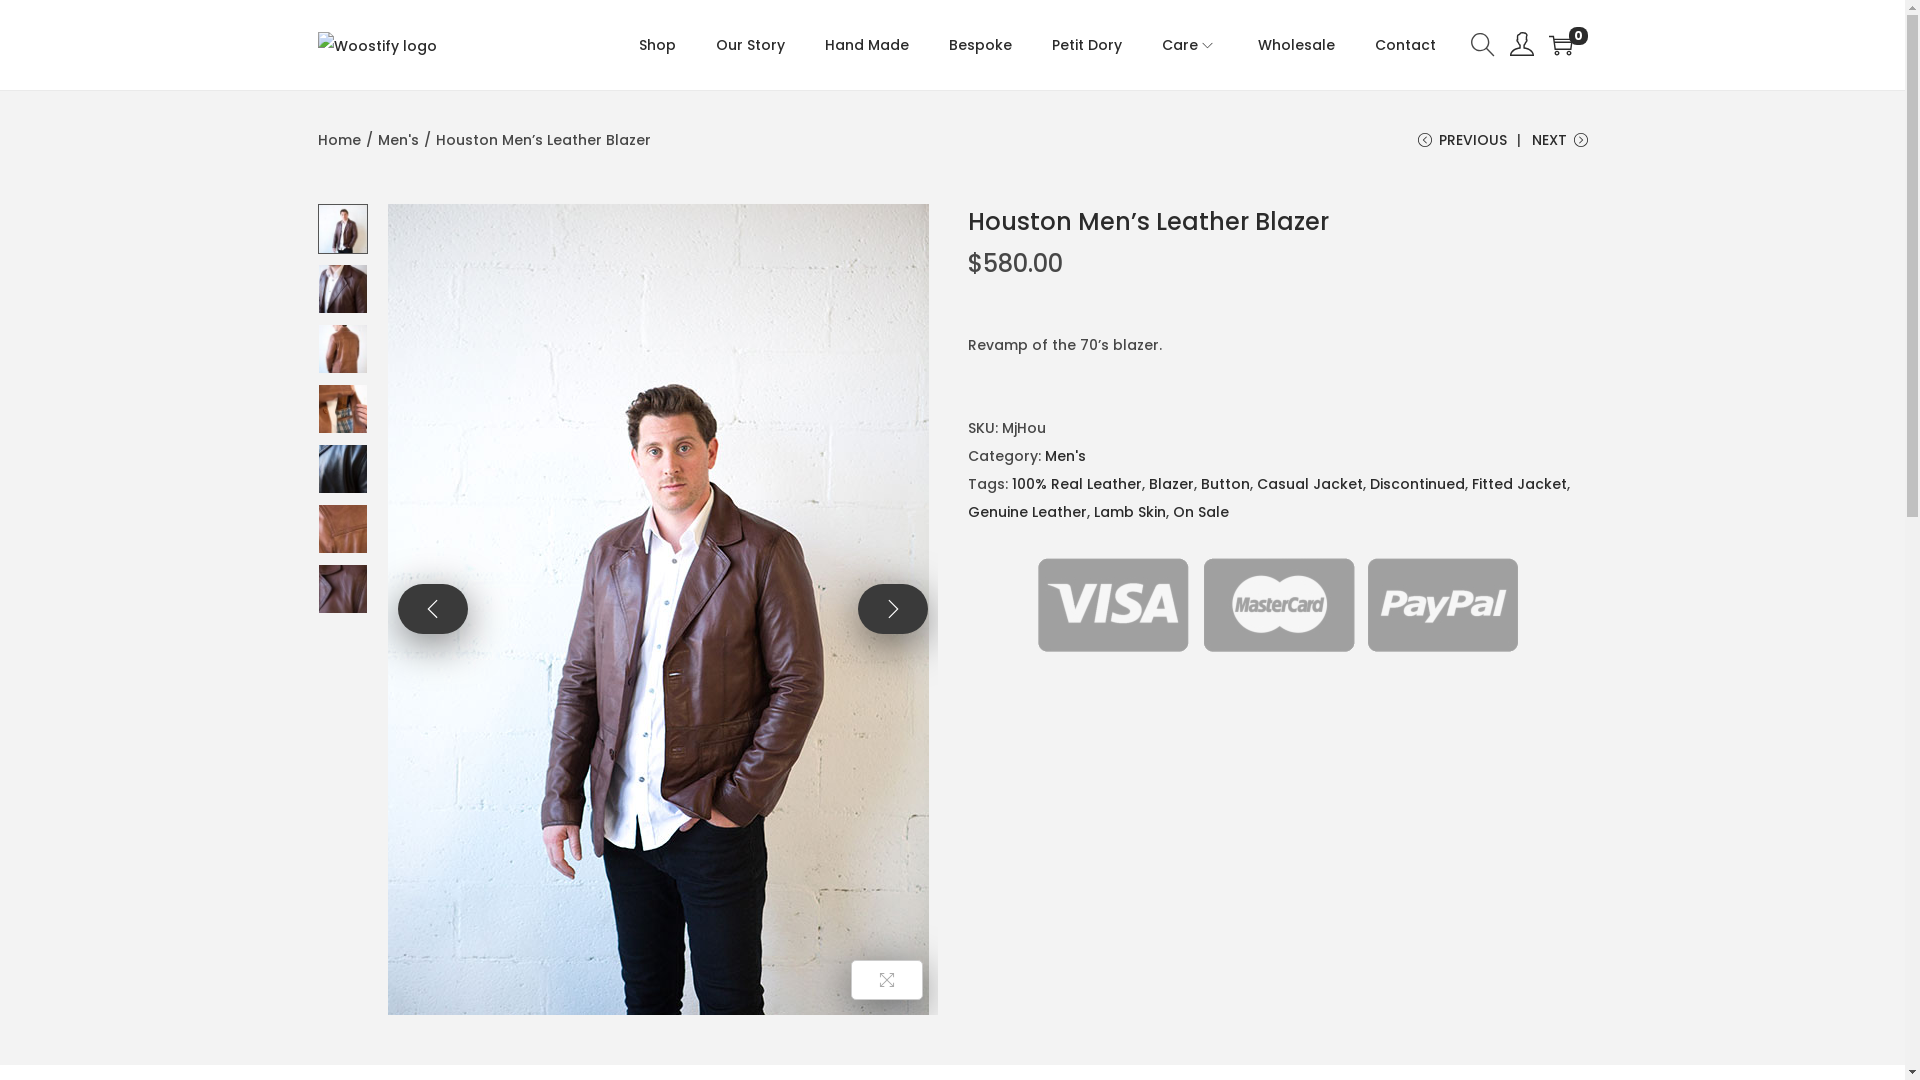 The image size is (1920, 1080). Describe the element at coordinates (1416, 483) in the screenshot. I see `'Discontinued'` at that location.